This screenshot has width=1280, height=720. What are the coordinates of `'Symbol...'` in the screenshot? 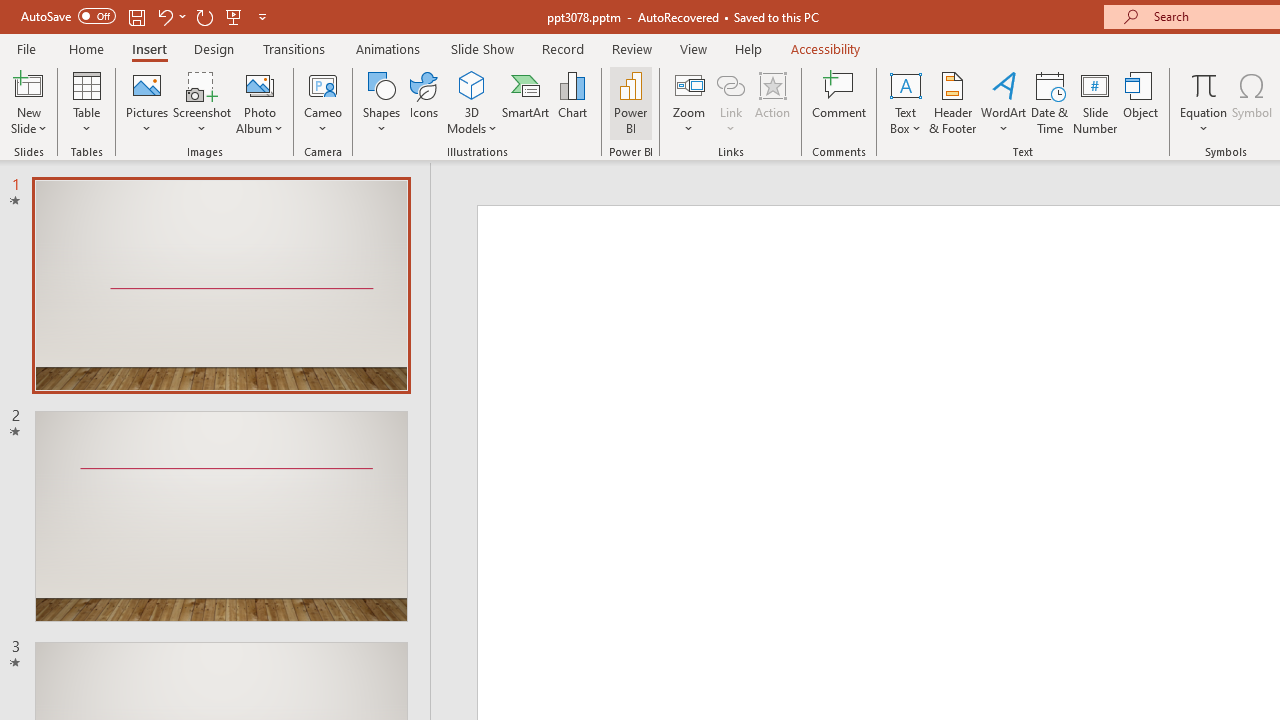 It's located at (1251, 103).